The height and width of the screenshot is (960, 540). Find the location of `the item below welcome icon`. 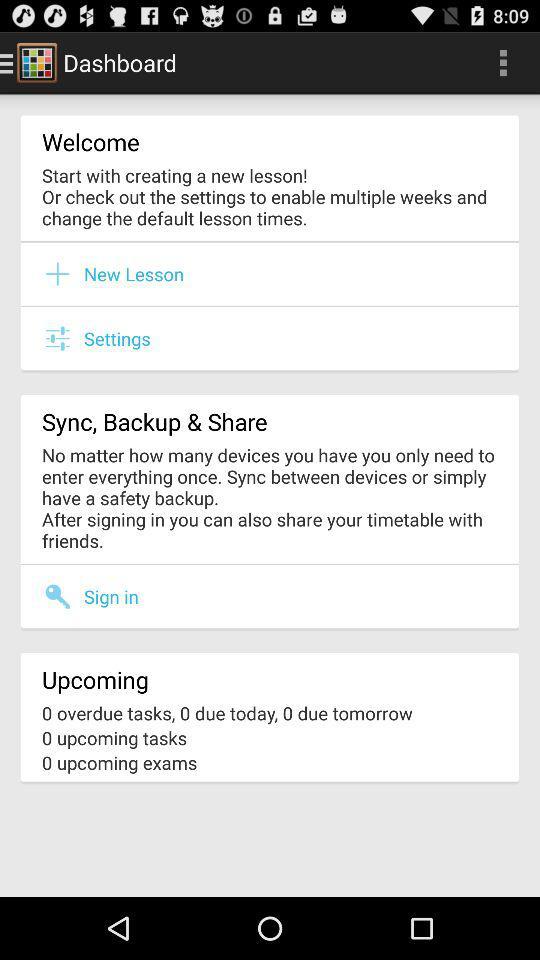

the item below welcome icon is located at coordinates (270, 196).